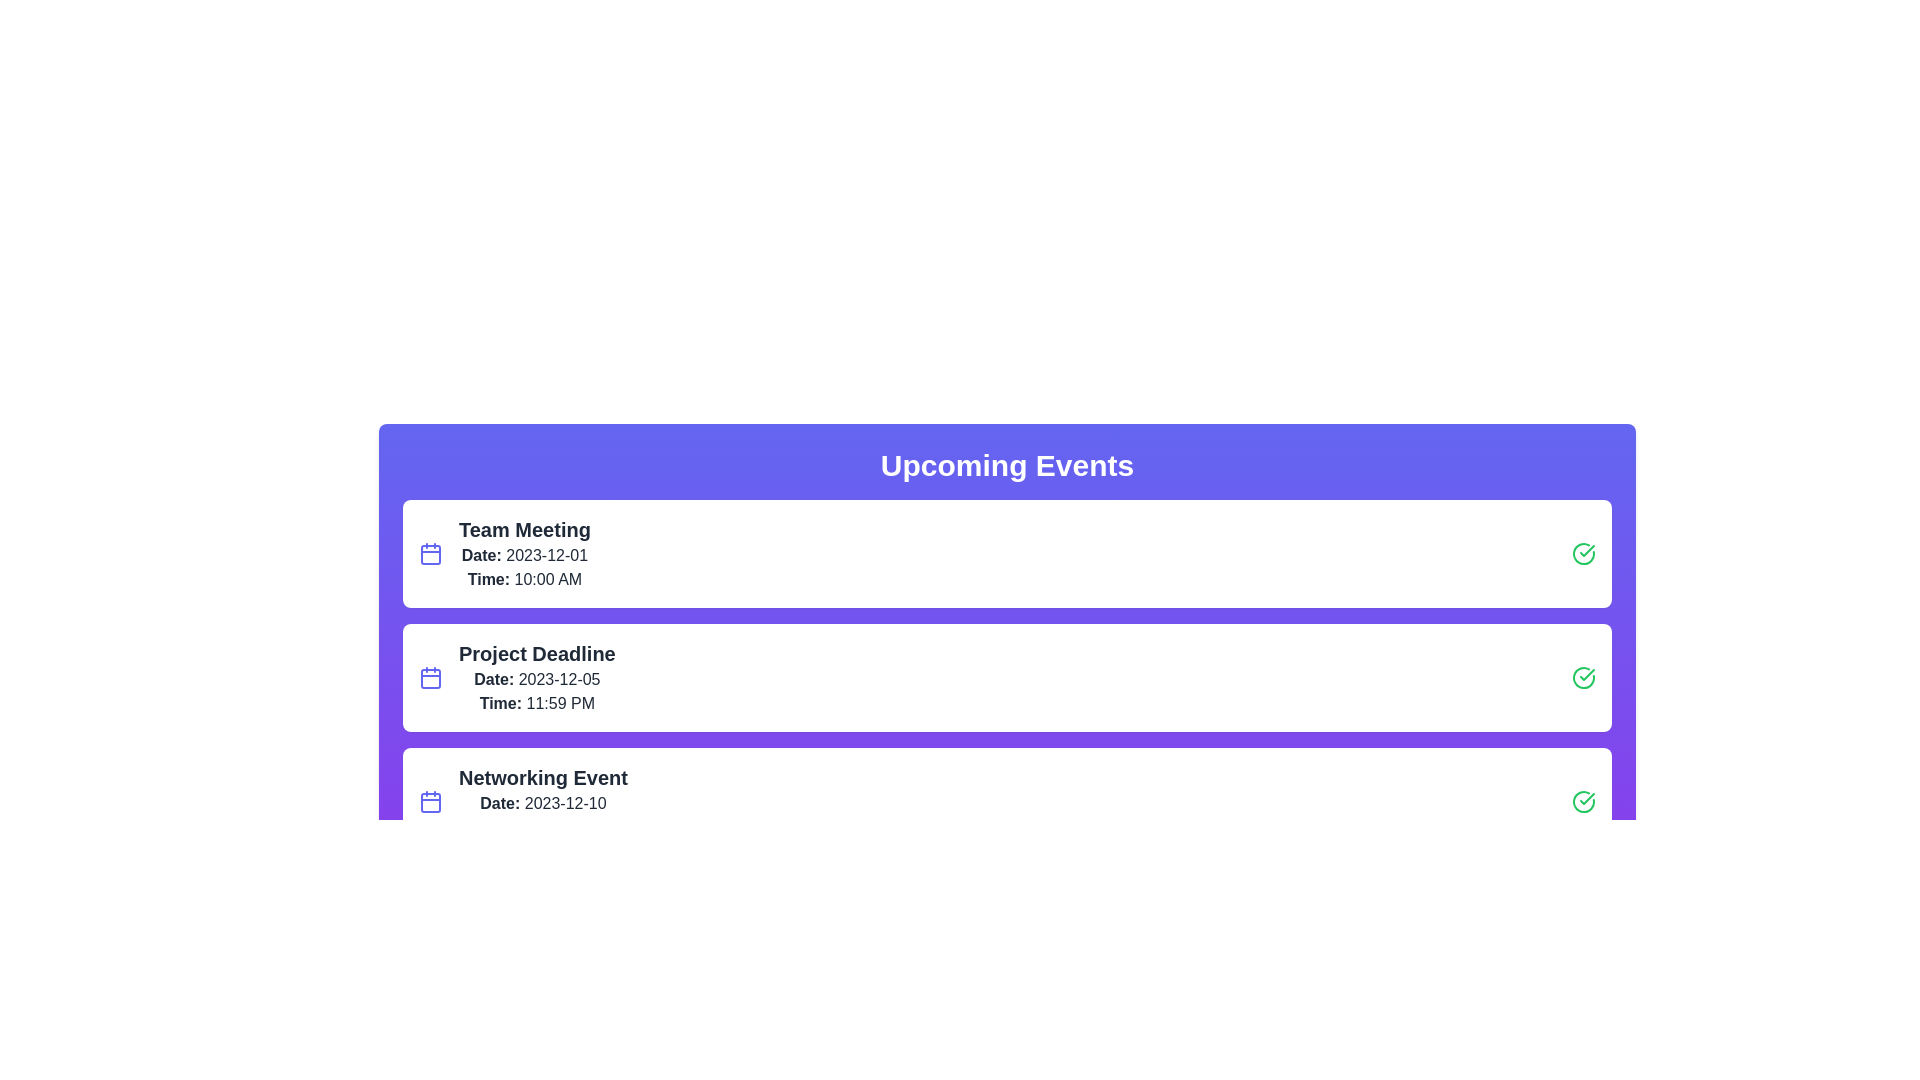 The image size is (1920, 1080). I want to click on the green circular icon with a check mark inside, located on the rightmost side of the first card titled 'Team Meeting' in the 'Upcoming Events' section, so click(1583, 554).